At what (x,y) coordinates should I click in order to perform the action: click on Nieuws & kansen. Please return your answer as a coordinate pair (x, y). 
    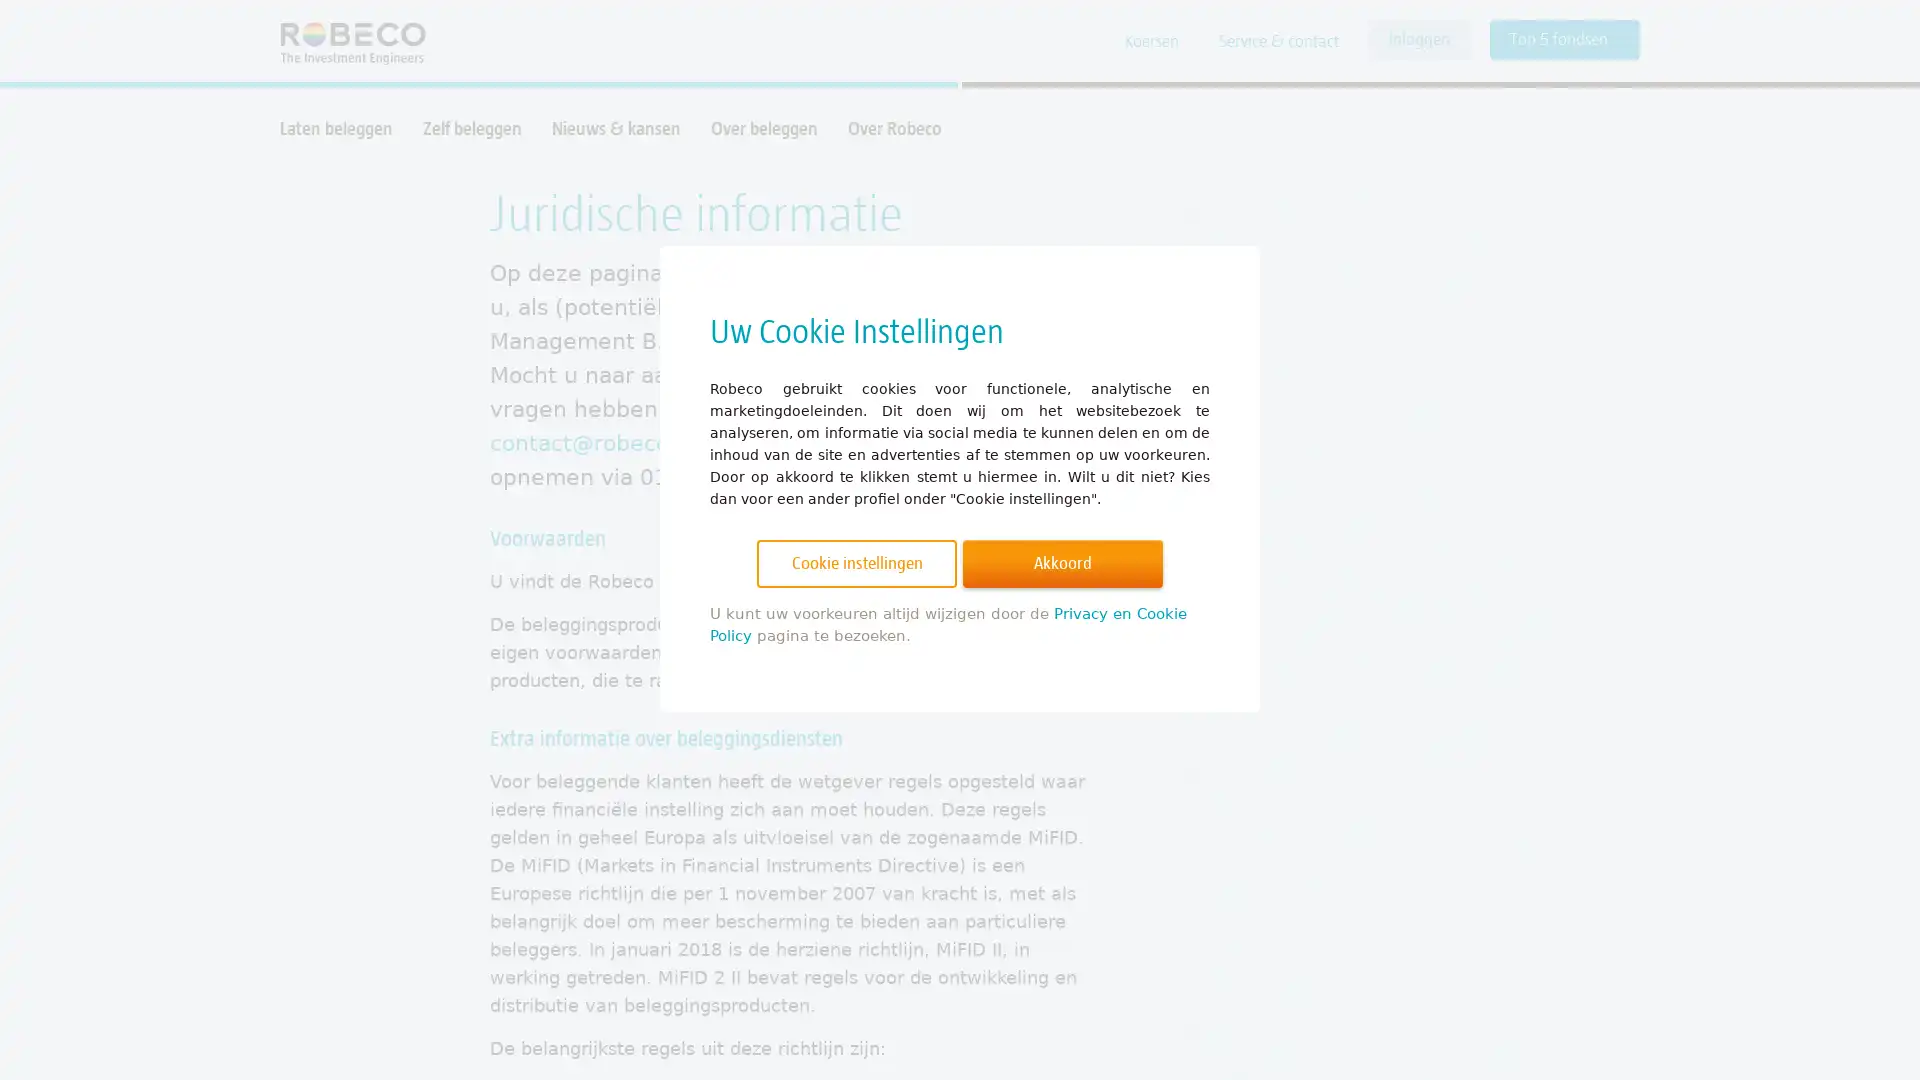
    Looking at the image, I should click on (615, 128).